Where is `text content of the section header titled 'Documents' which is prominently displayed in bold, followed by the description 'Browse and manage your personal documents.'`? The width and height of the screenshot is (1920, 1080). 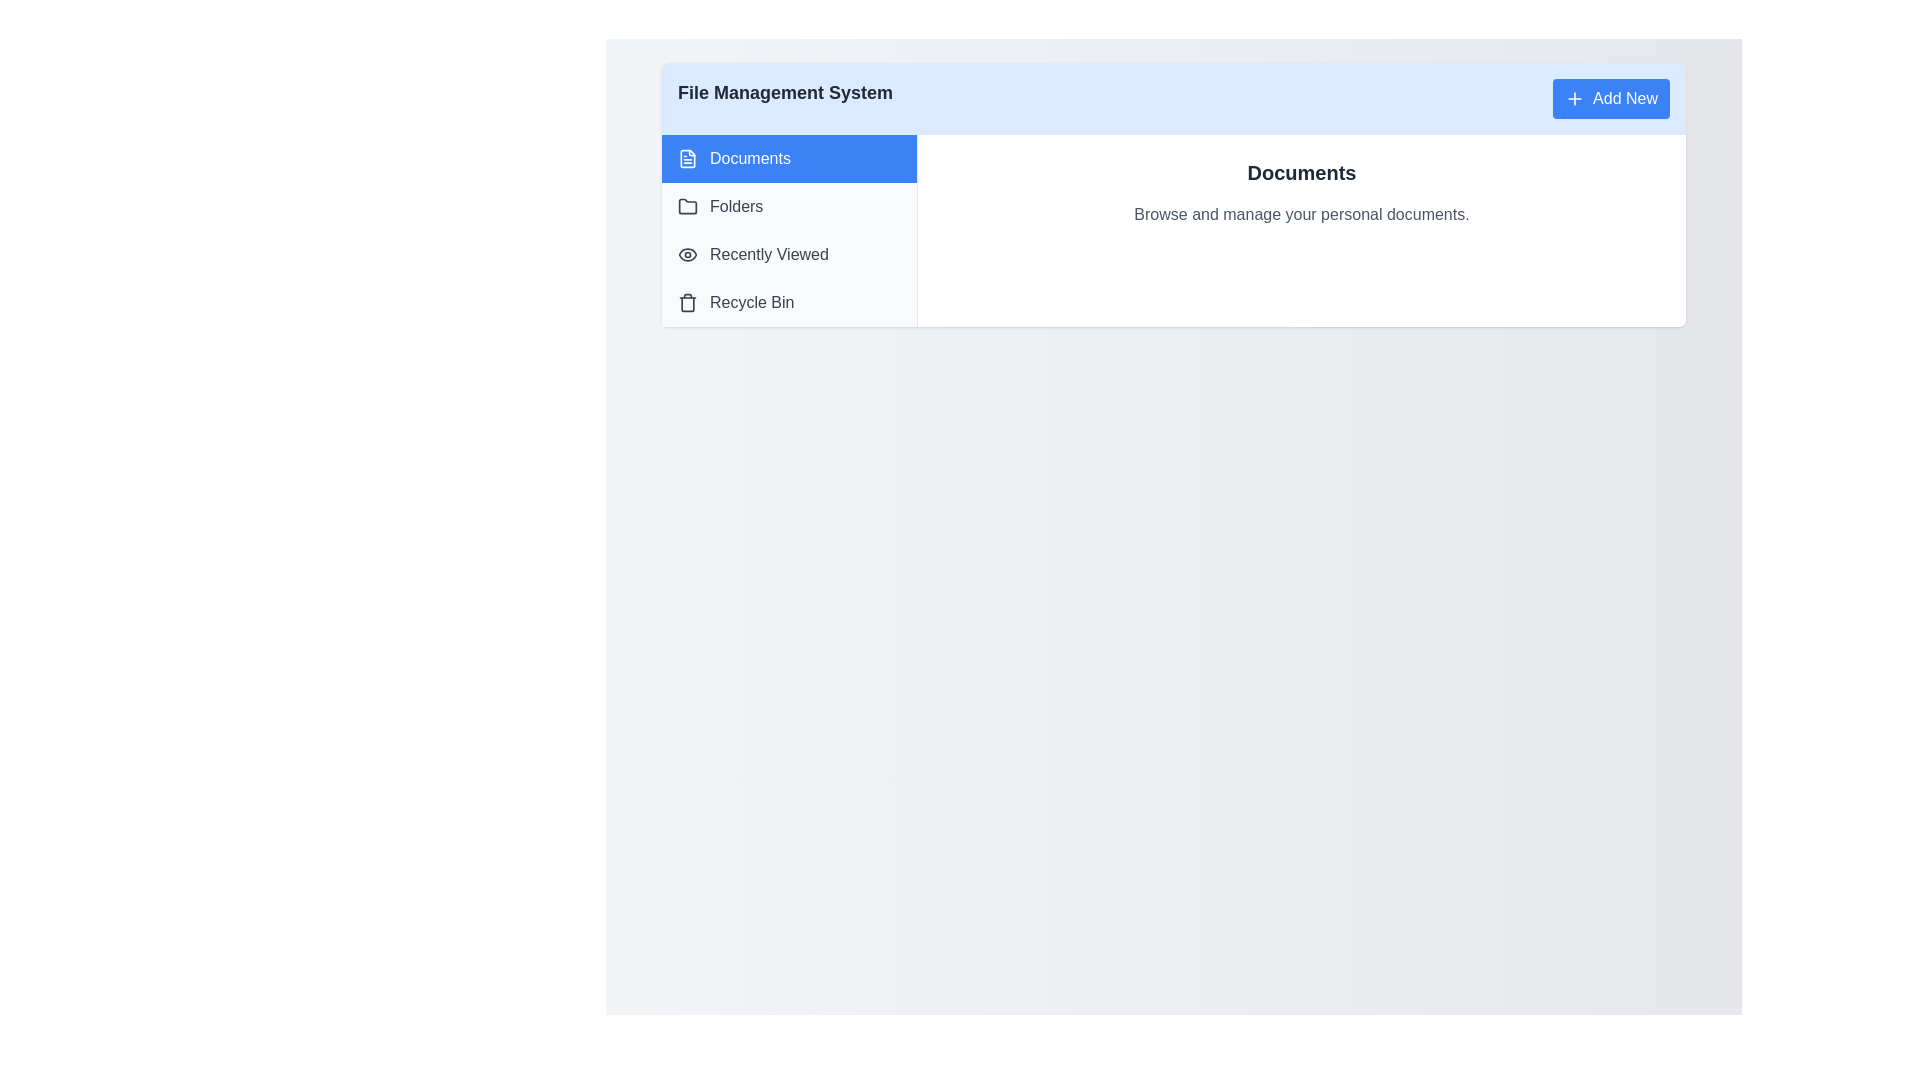
text content of the section header titled 'Documents' which is prominently displayed in bold, followed by the description 'Browse and manage your personal documents.' is located at coordinates (1301, 230).